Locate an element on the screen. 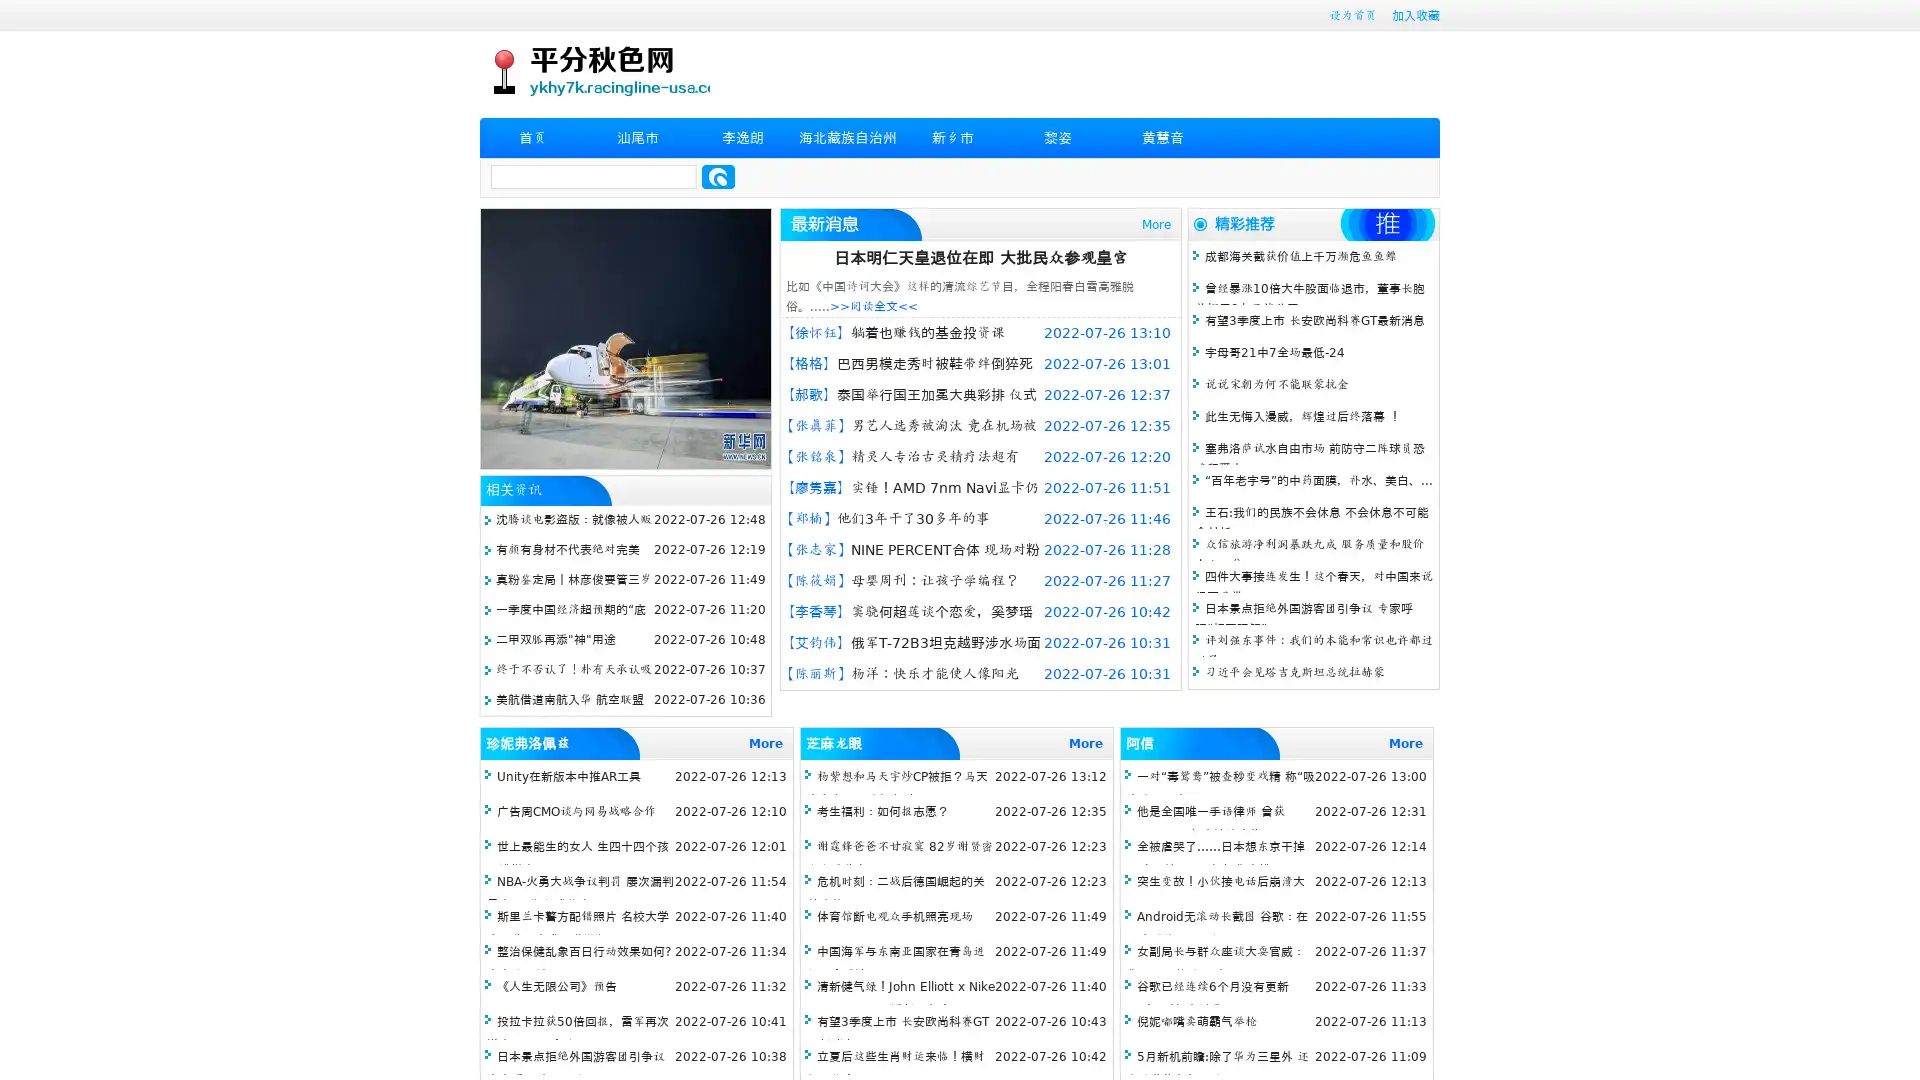 Image resolution: width=1920 pixels, height=1080 pixels. Search is located at coordinates (718, 176).